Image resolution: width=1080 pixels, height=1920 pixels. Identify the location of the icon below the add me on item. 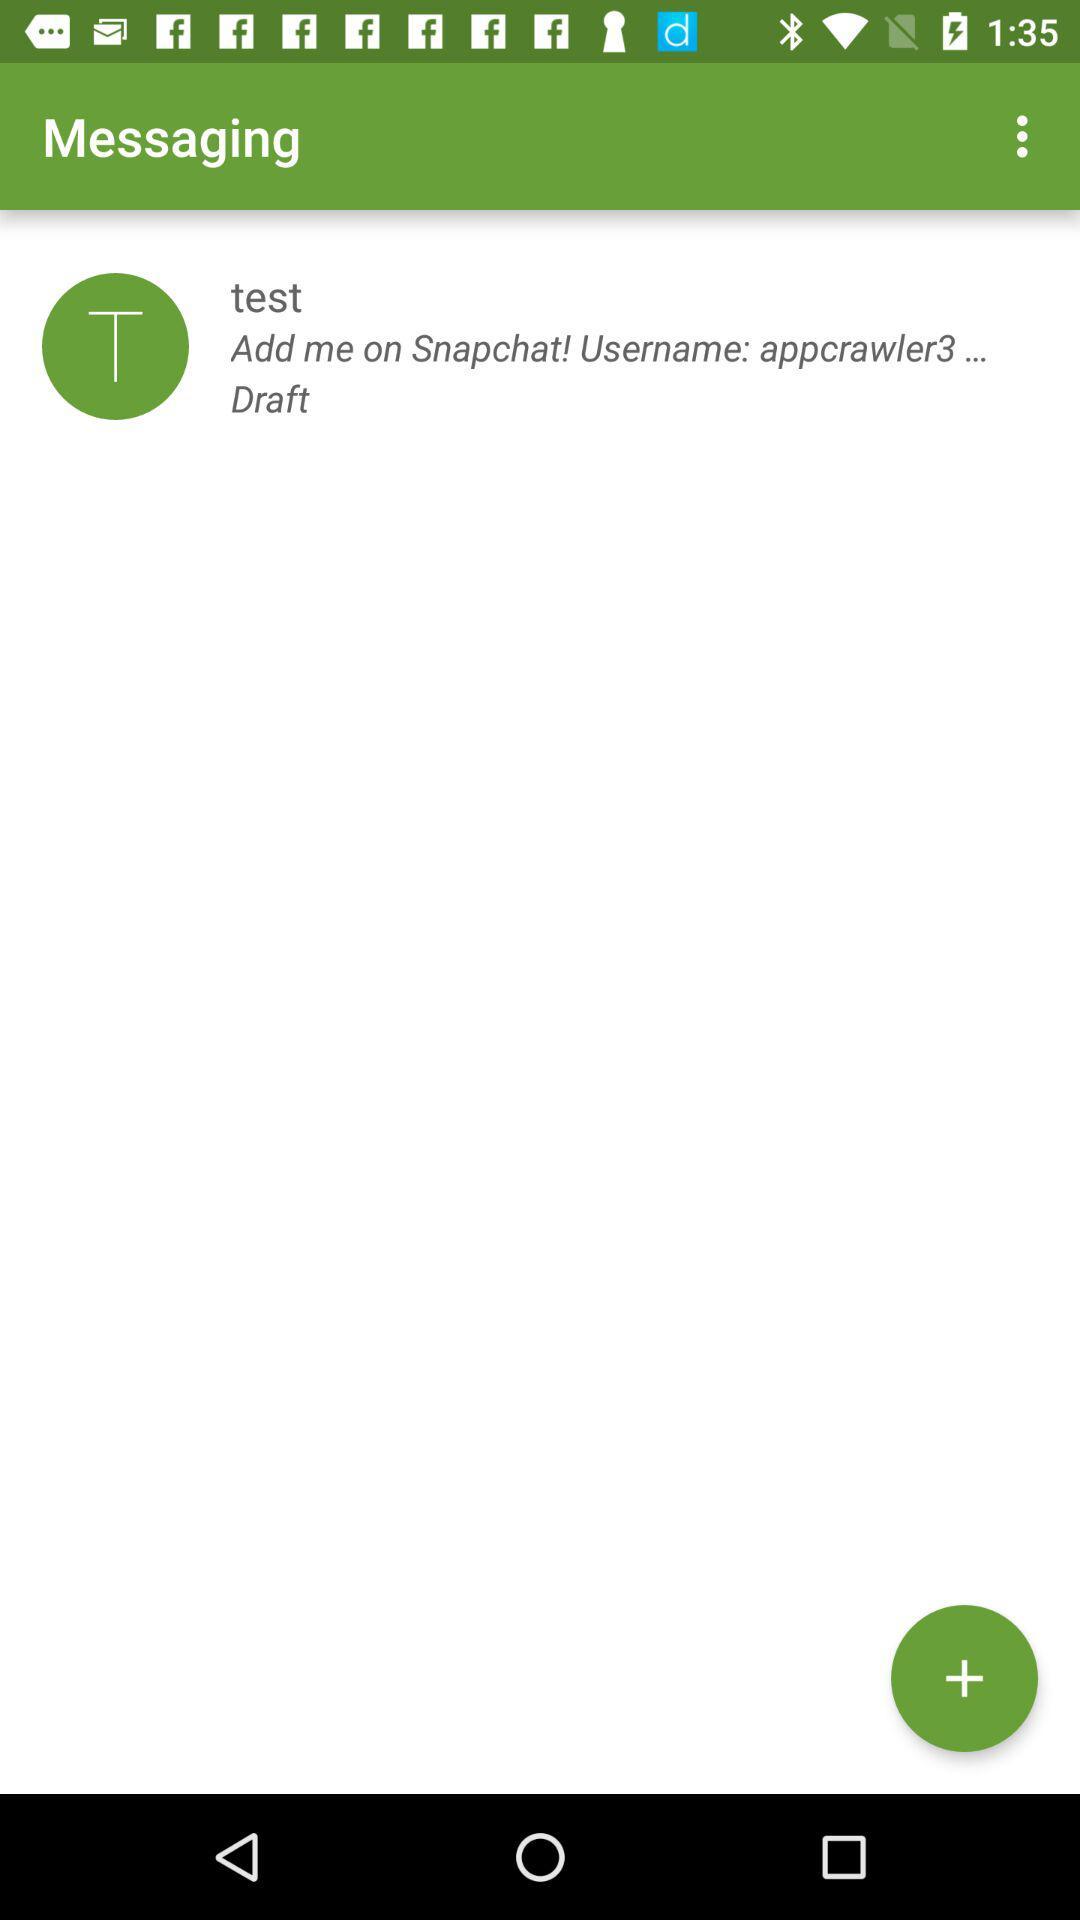
(963, 1678).